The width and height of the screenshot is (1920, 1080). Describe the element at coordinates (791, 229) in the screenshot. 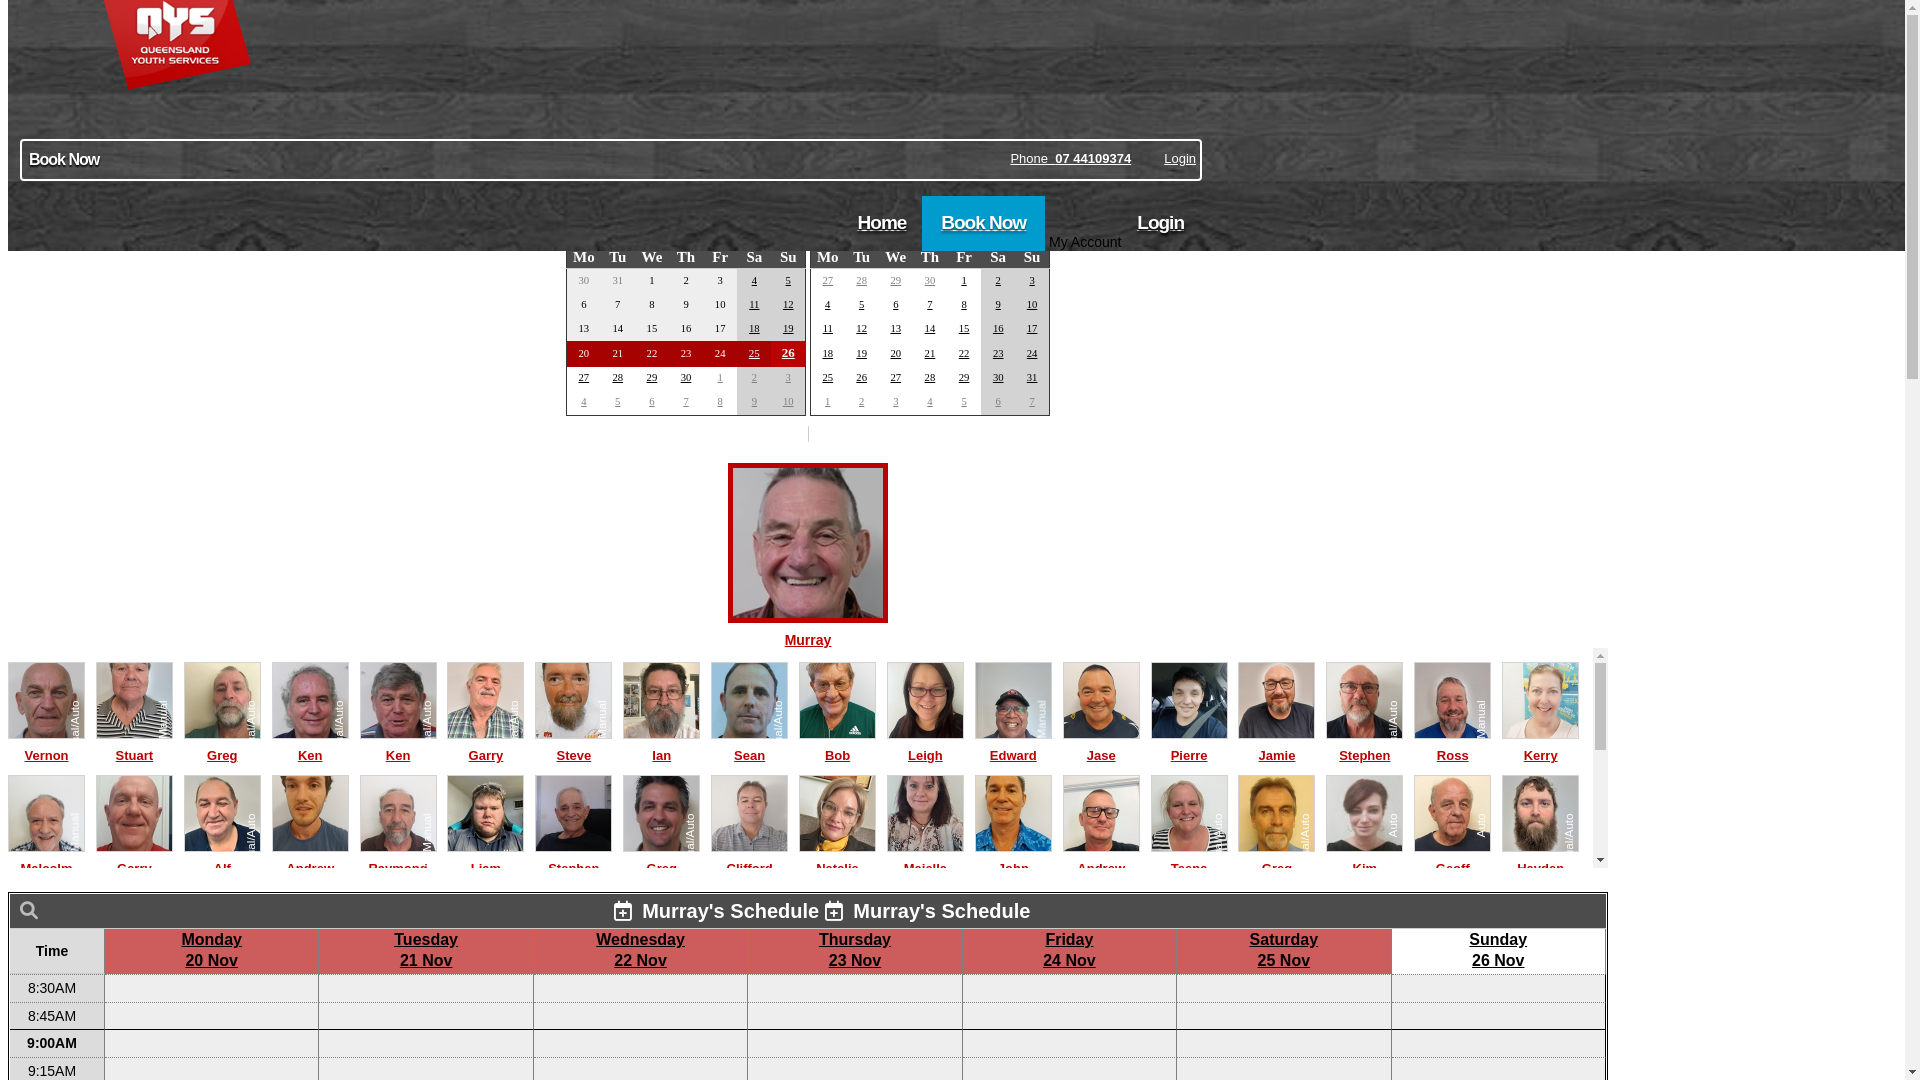

I see `'Dec'` at that location.